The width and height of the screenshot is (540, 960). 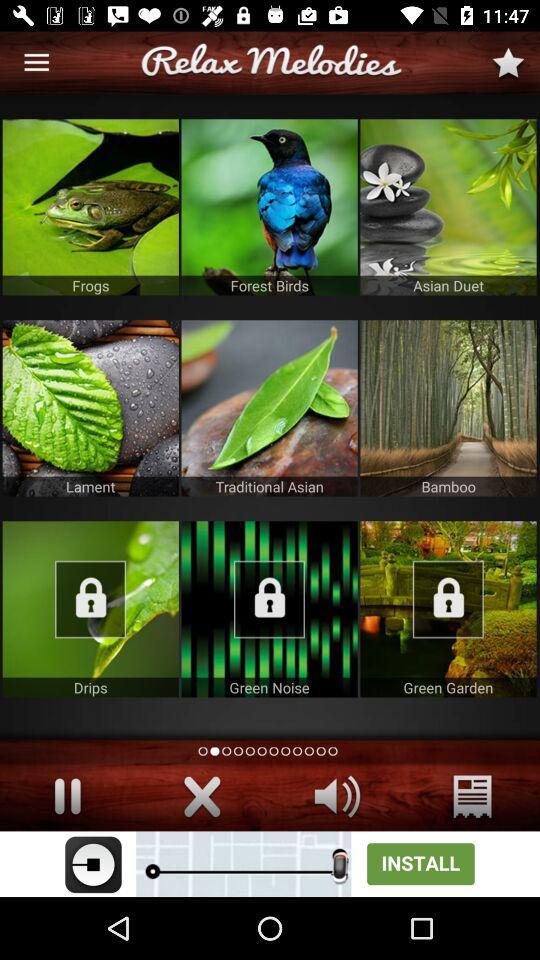 I want to click on the lock option, so click(x=448, y=608).